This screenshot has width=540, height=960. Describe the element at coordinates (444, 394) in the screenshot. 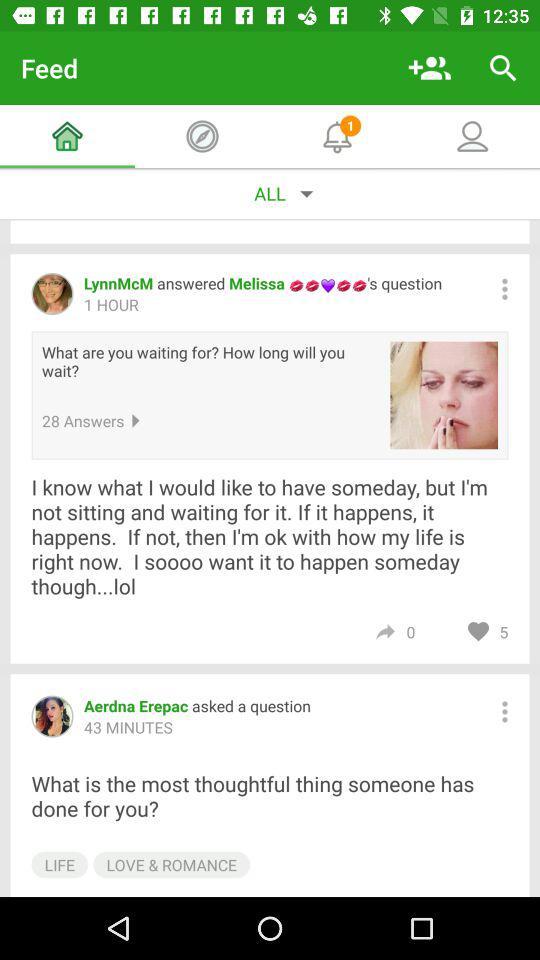

I see `the item above the i know what item` at that location.